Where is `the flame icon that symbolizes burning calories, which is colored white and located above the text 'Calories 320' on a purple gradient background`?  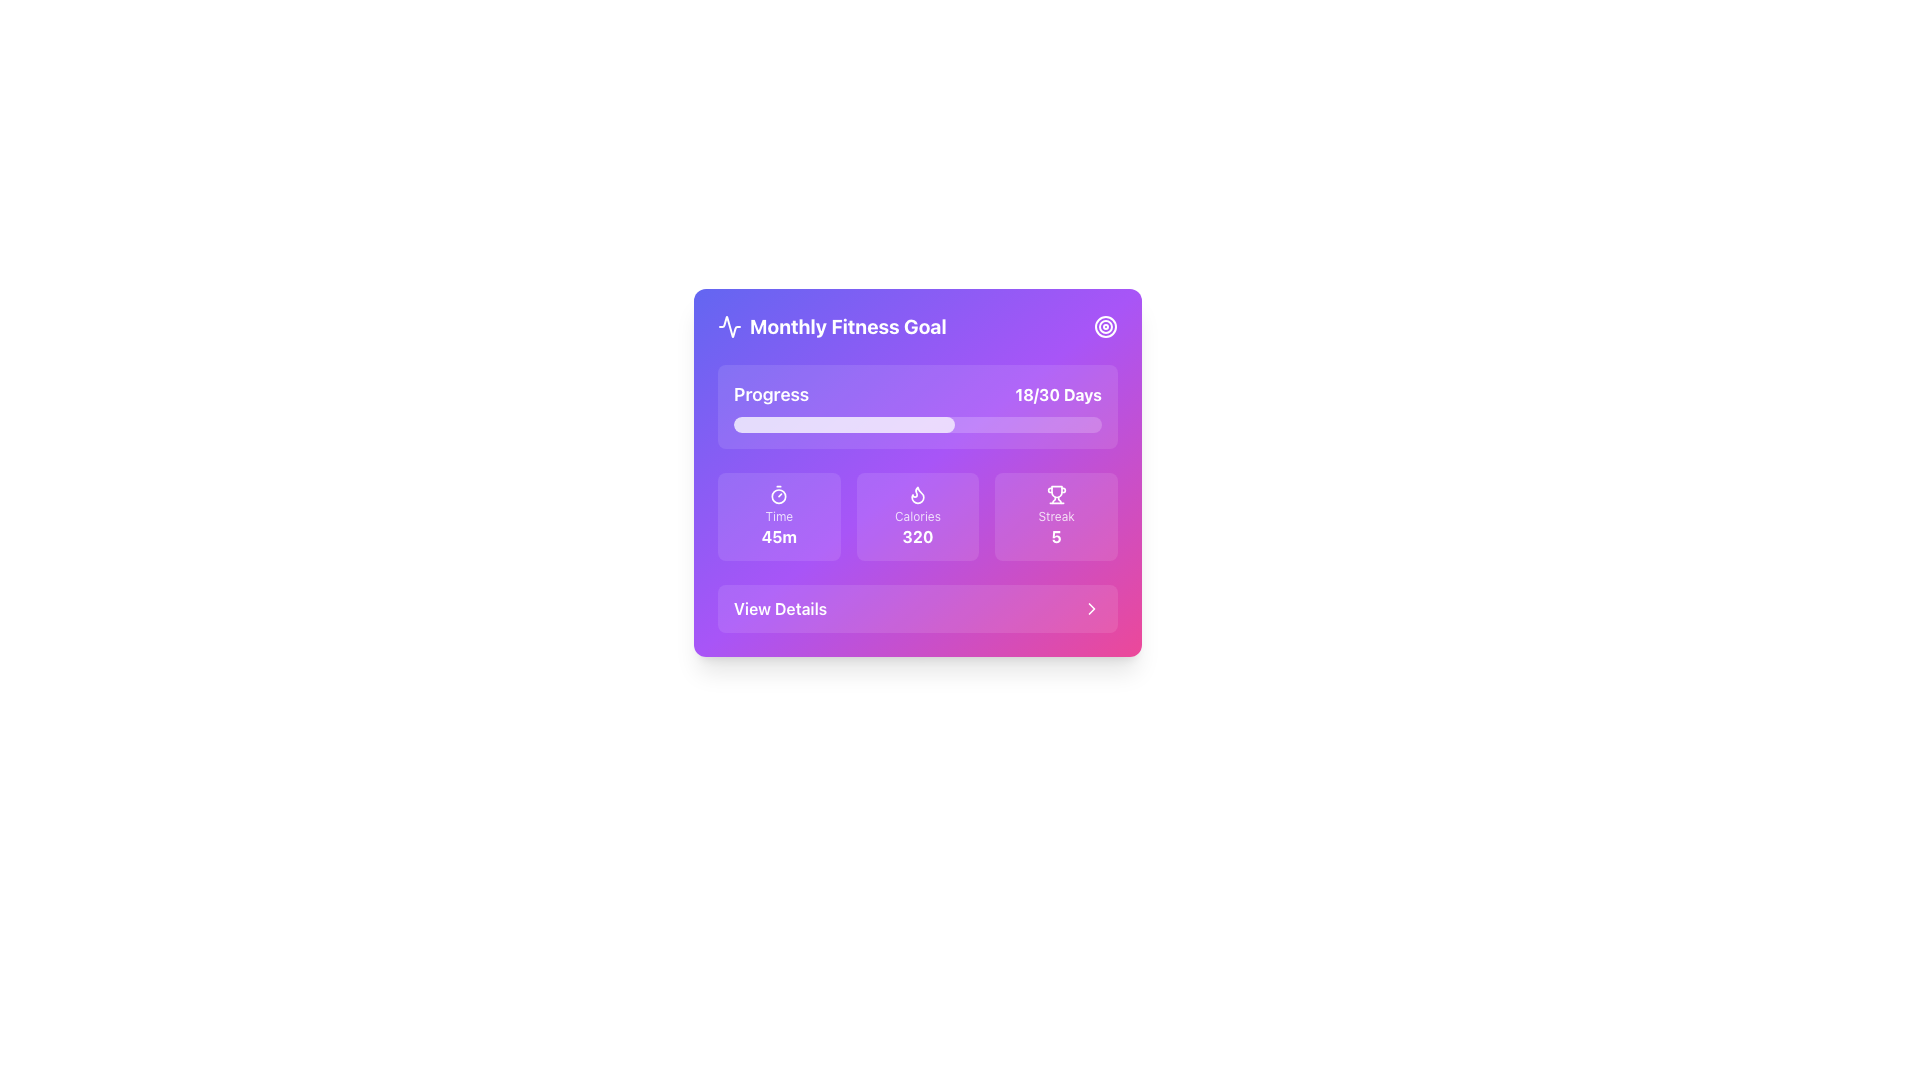
the flame icon that symbolizes burning calories, which is colored white and located above the text 'Calories 320' on a purple gradient background is located at coordinates (916, 494).